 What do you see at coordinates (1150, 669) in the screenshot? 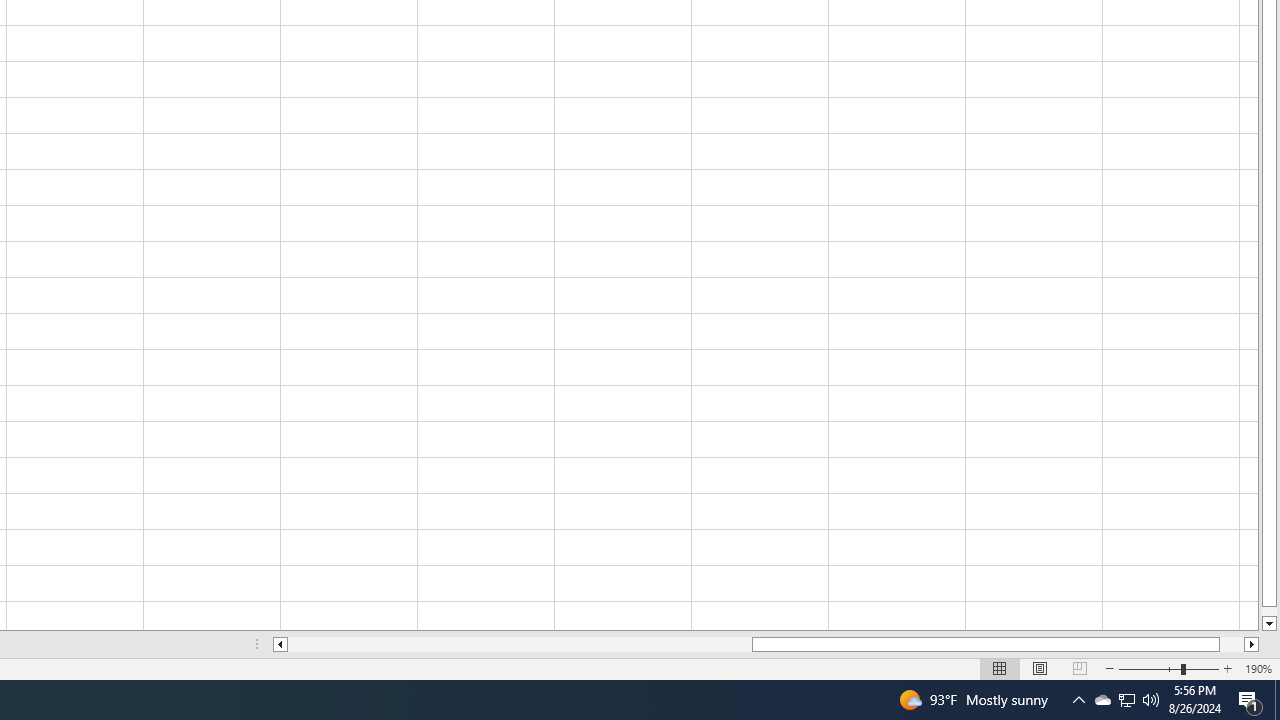
I see `'Zoom Out'` at bounding box center [1150, 669].